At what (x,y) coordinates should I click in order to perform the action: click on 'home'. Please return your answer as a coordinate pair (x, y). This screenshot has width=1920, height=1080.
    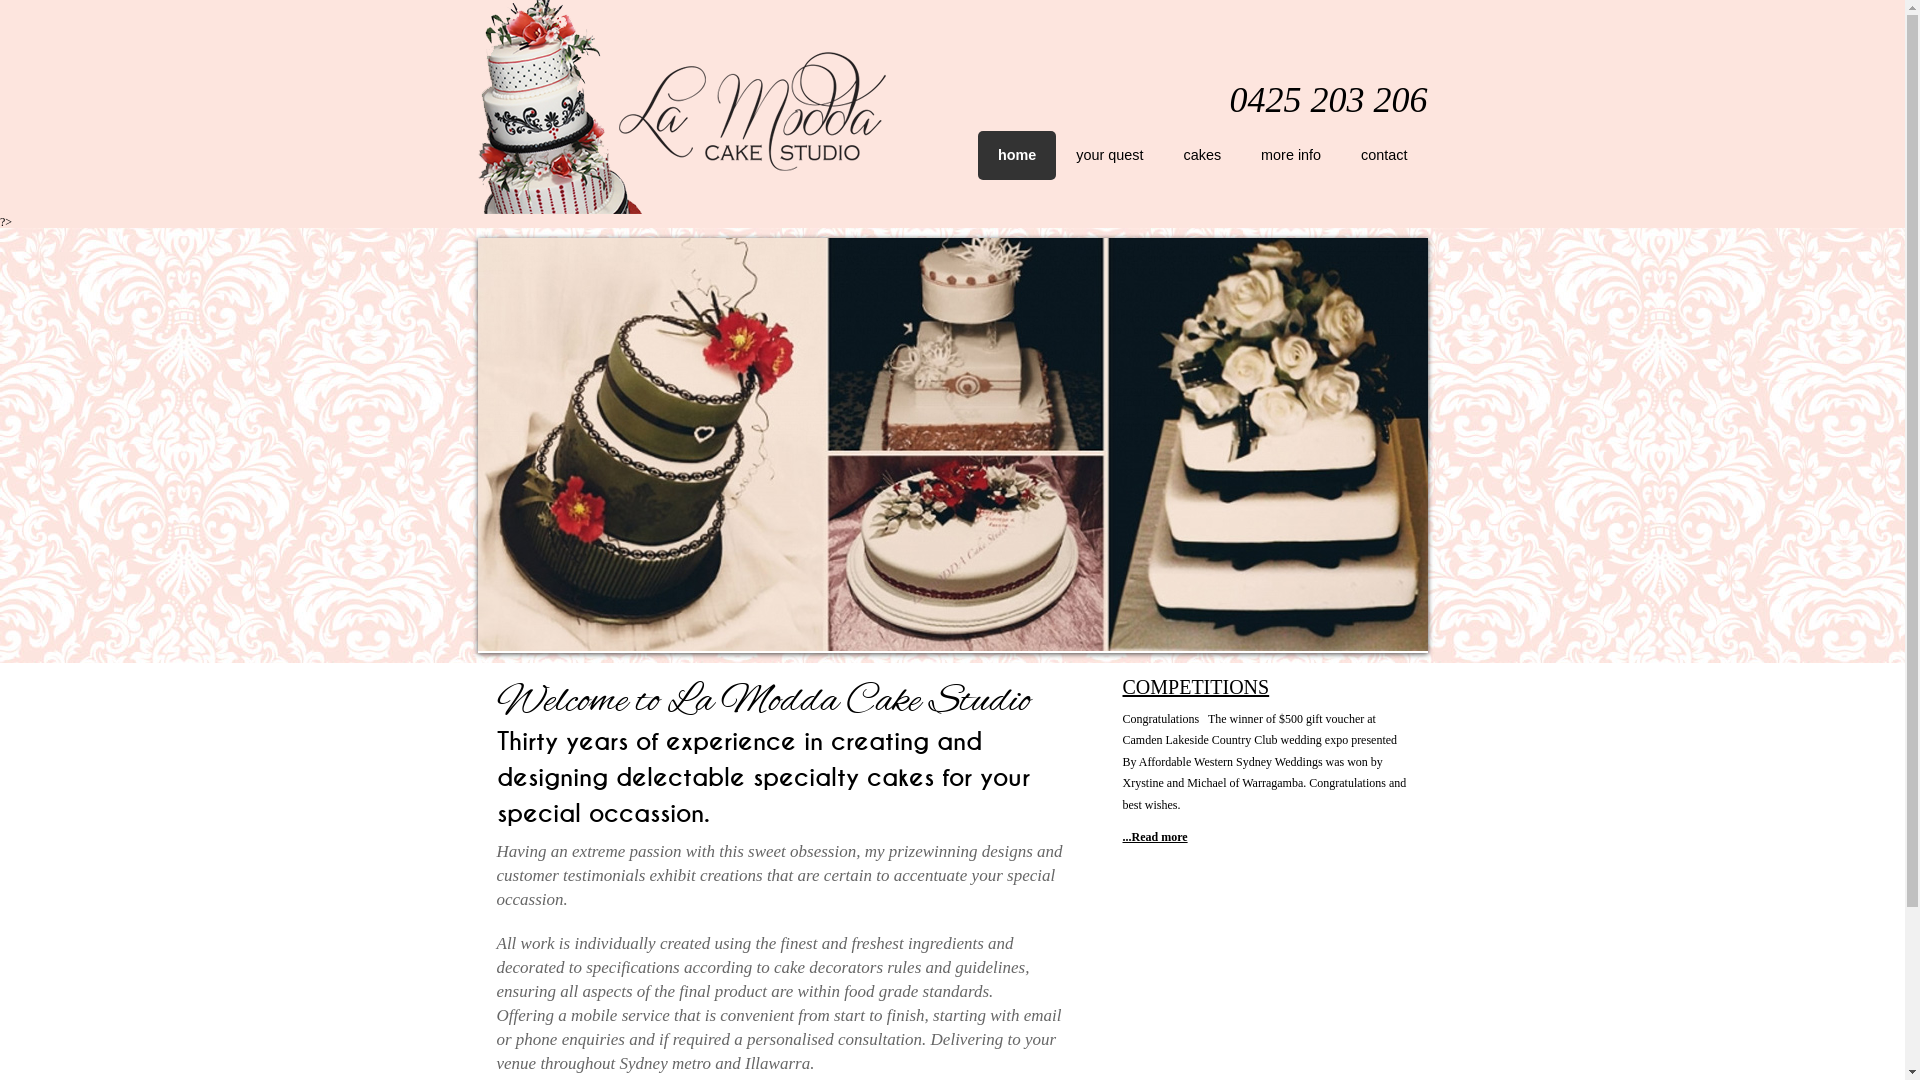
    Looking at the image, I should click on (978, 154).